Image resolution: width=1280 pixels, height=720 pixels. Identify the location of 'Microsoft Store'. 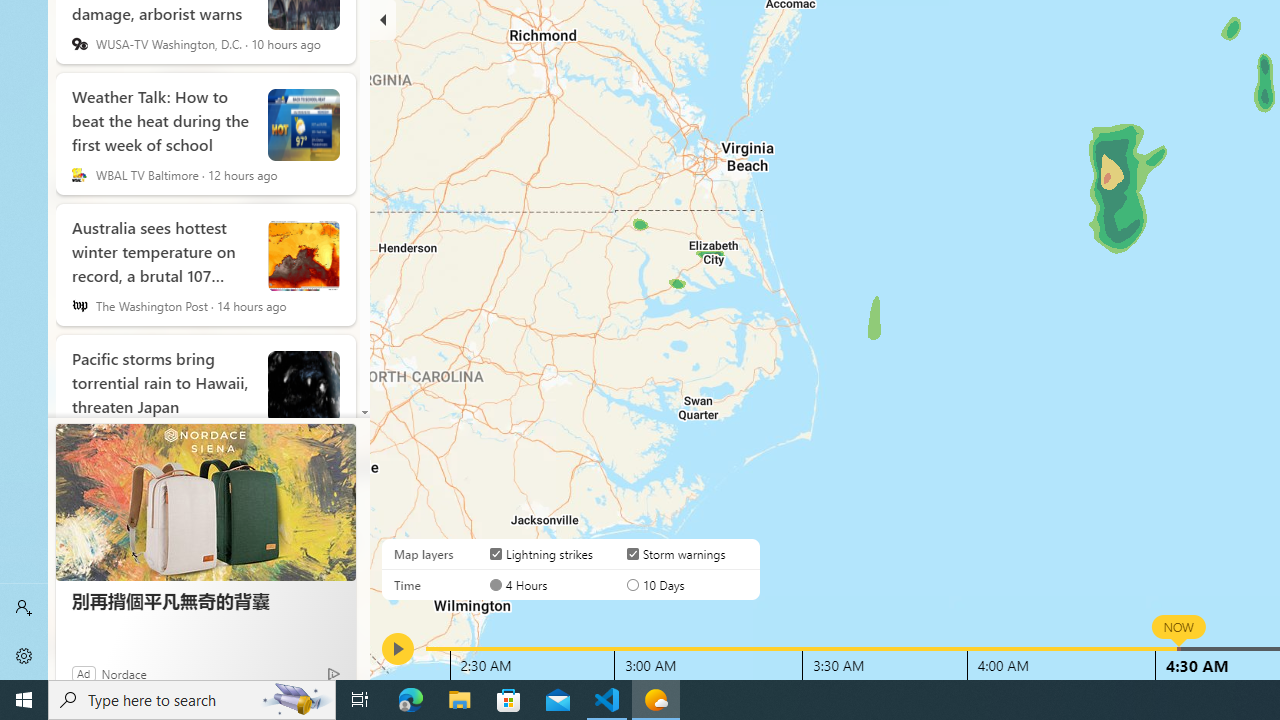
(509, 698).